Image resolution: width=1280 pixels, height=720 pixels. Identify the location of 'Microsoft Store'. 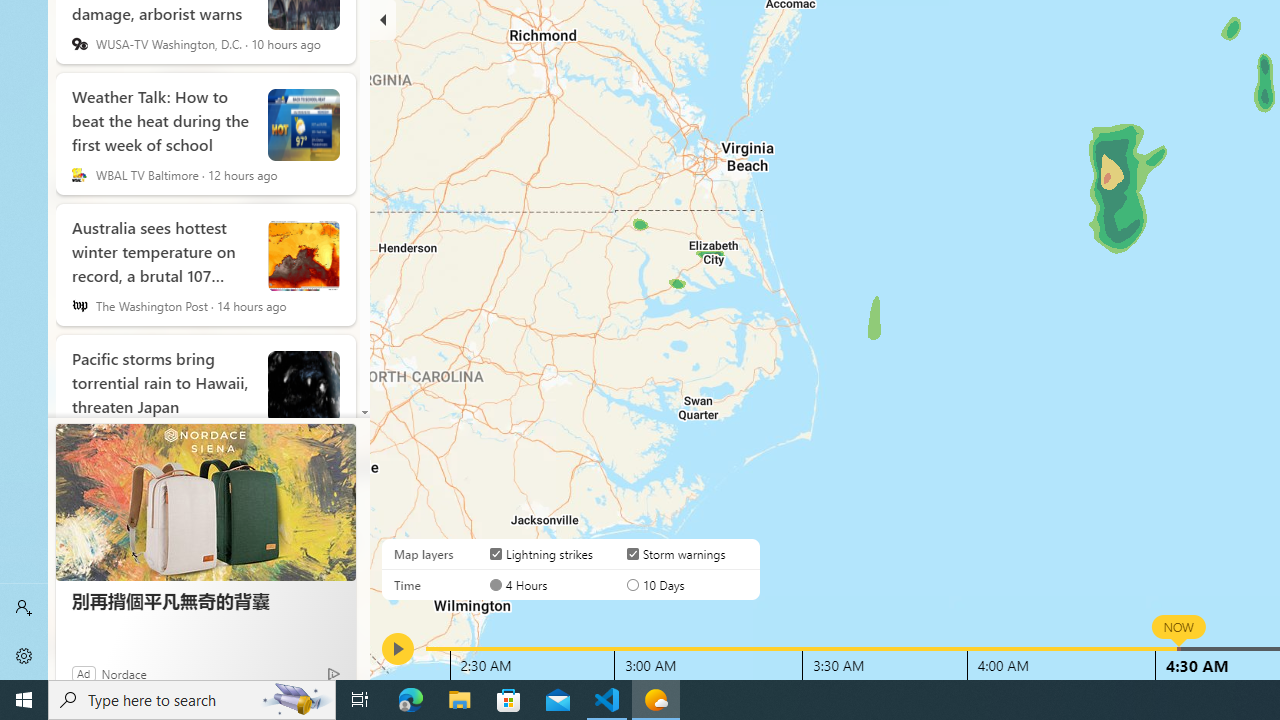
(509, 698).